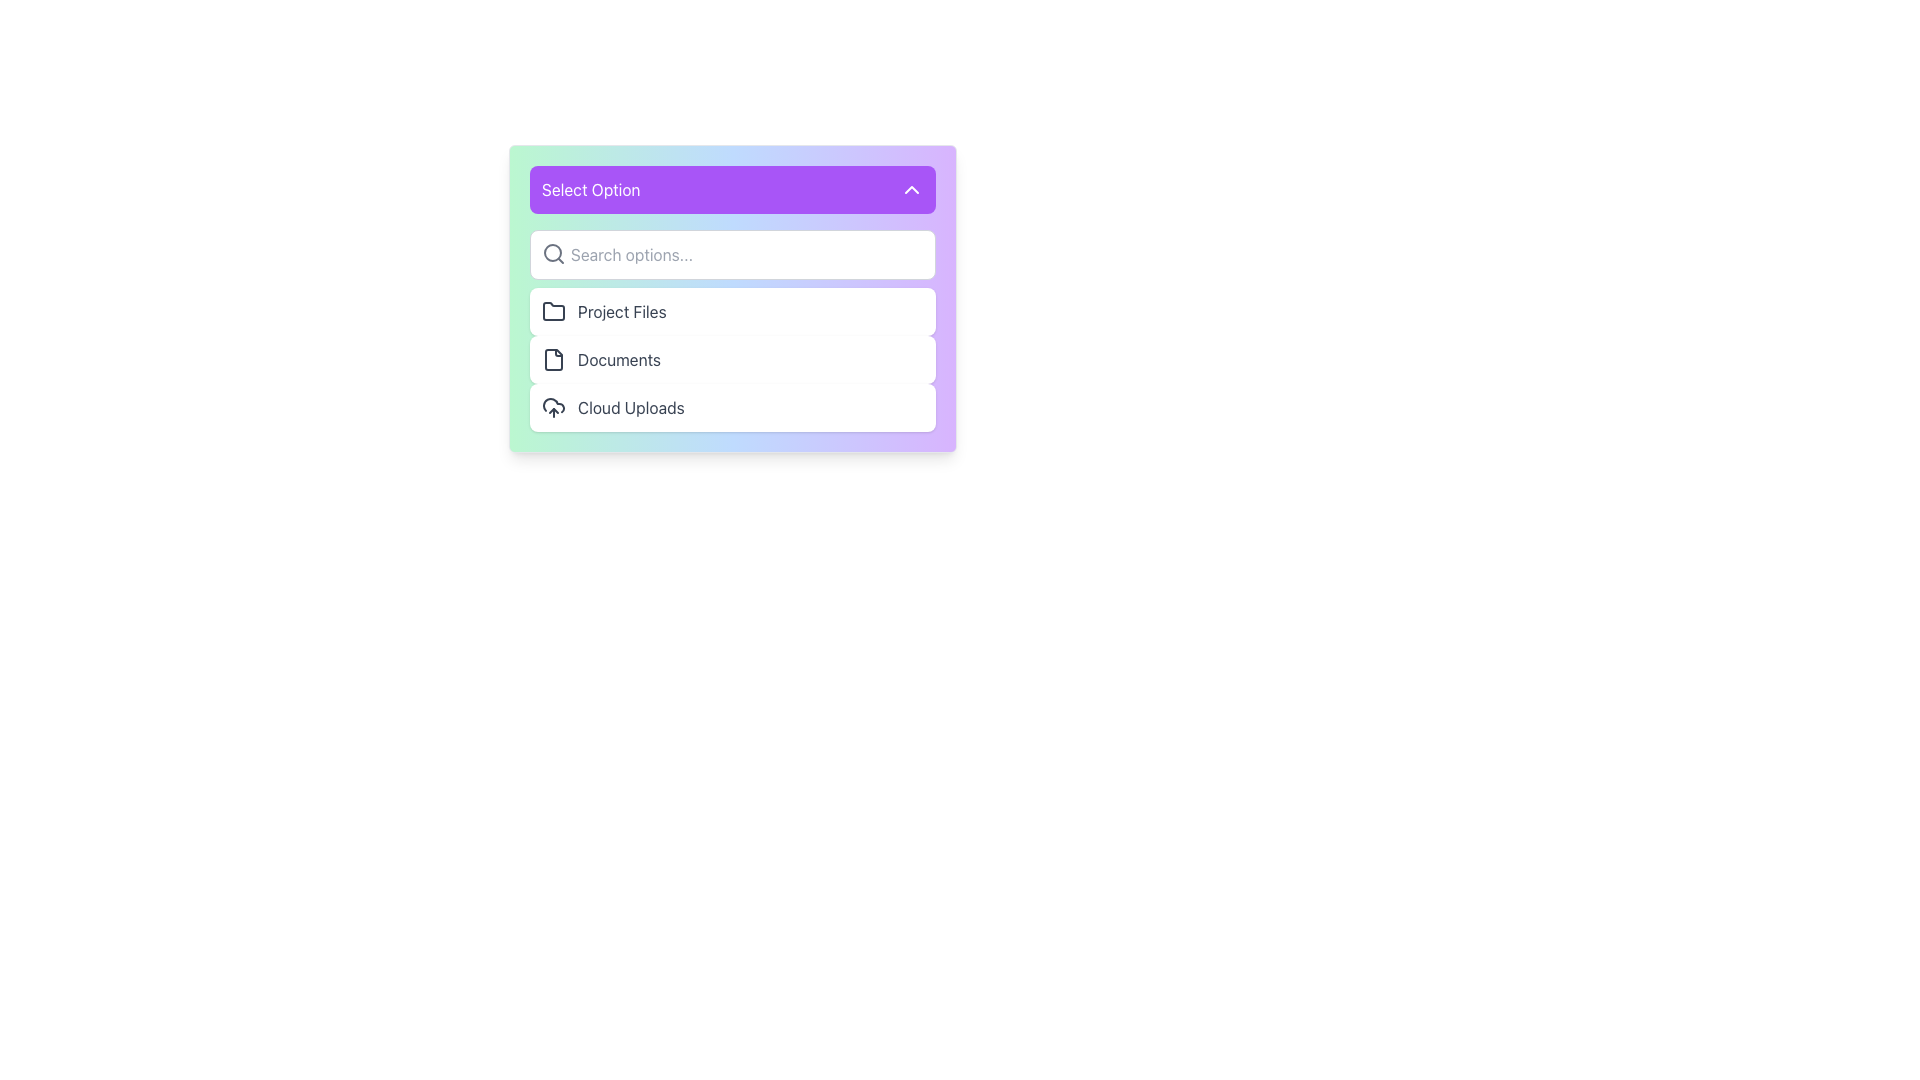  What do you see at coordinates (732, 358) in the screenshot?
I see `the 'Documents' selectable list item within the dropdown menu` at bounding box center [732, 358].